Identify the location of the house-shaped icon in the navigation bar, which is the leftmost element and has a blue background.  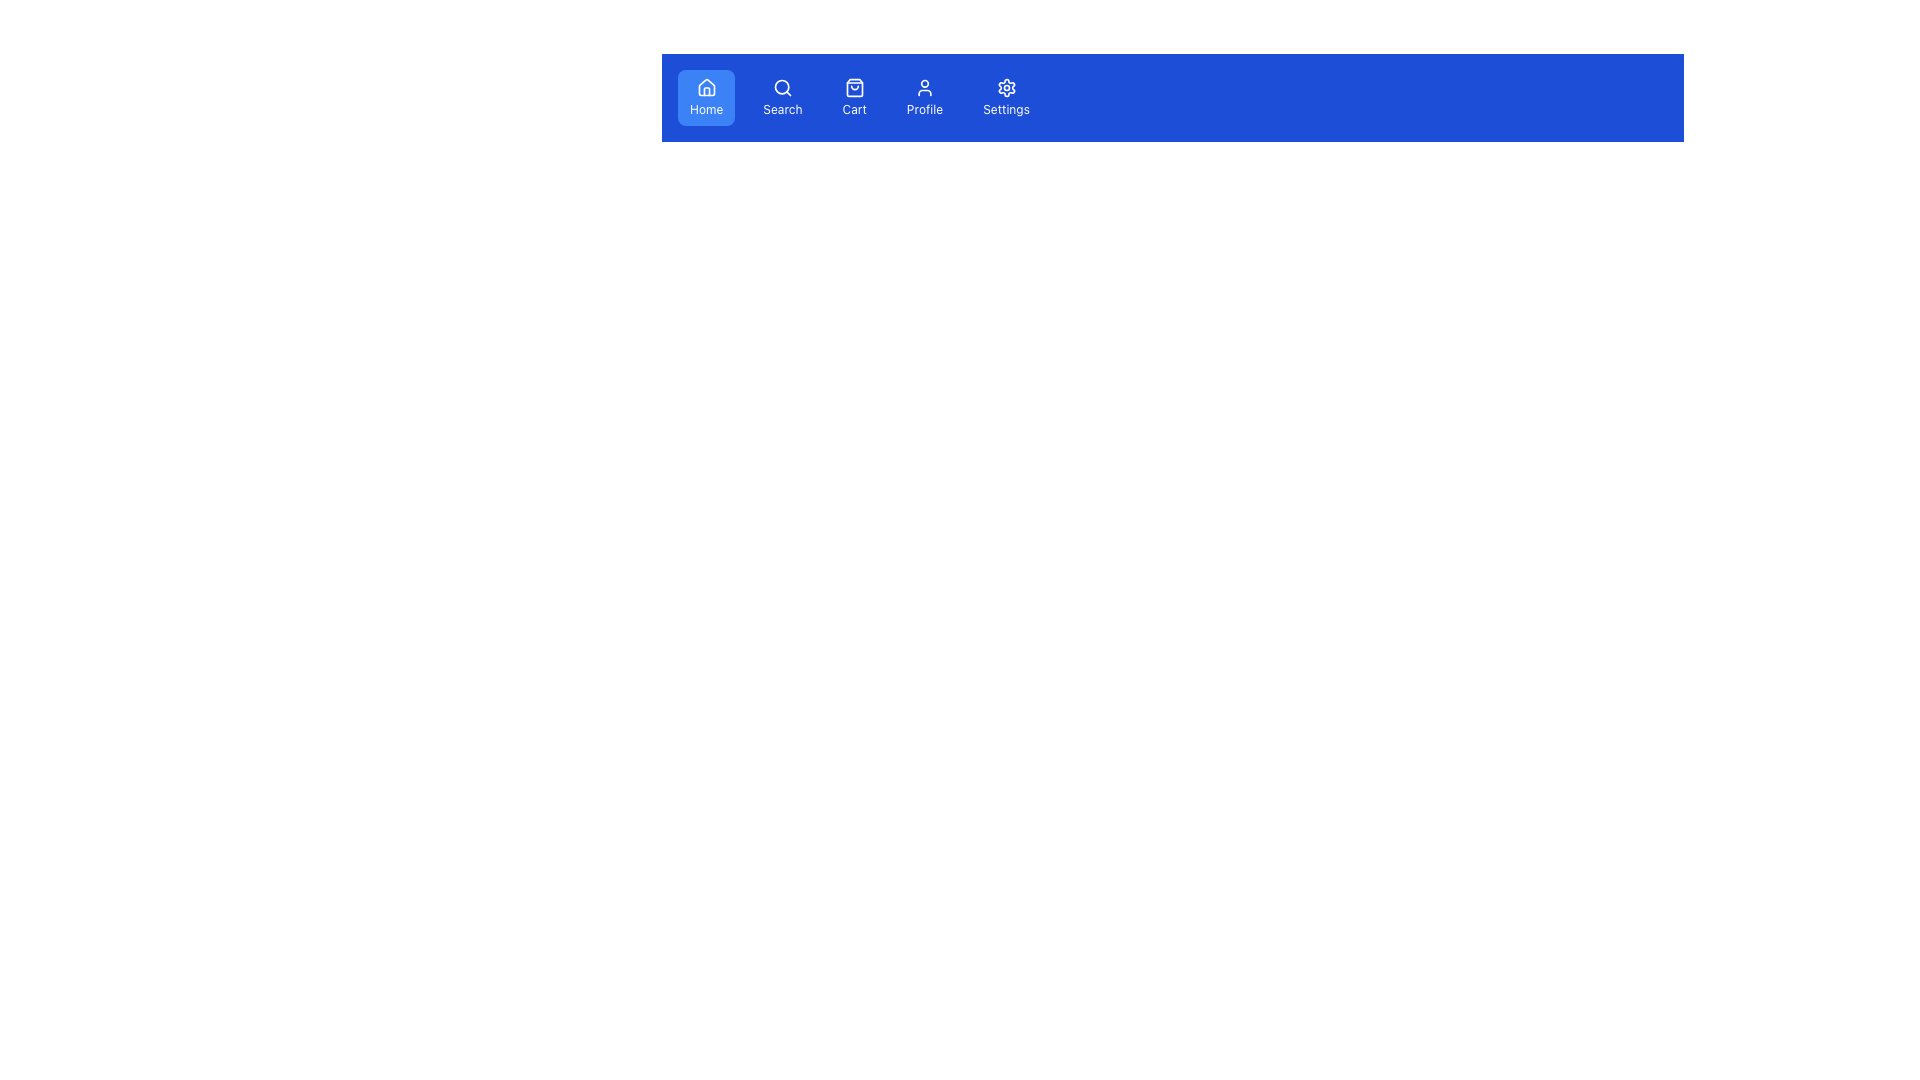
(706, 86).